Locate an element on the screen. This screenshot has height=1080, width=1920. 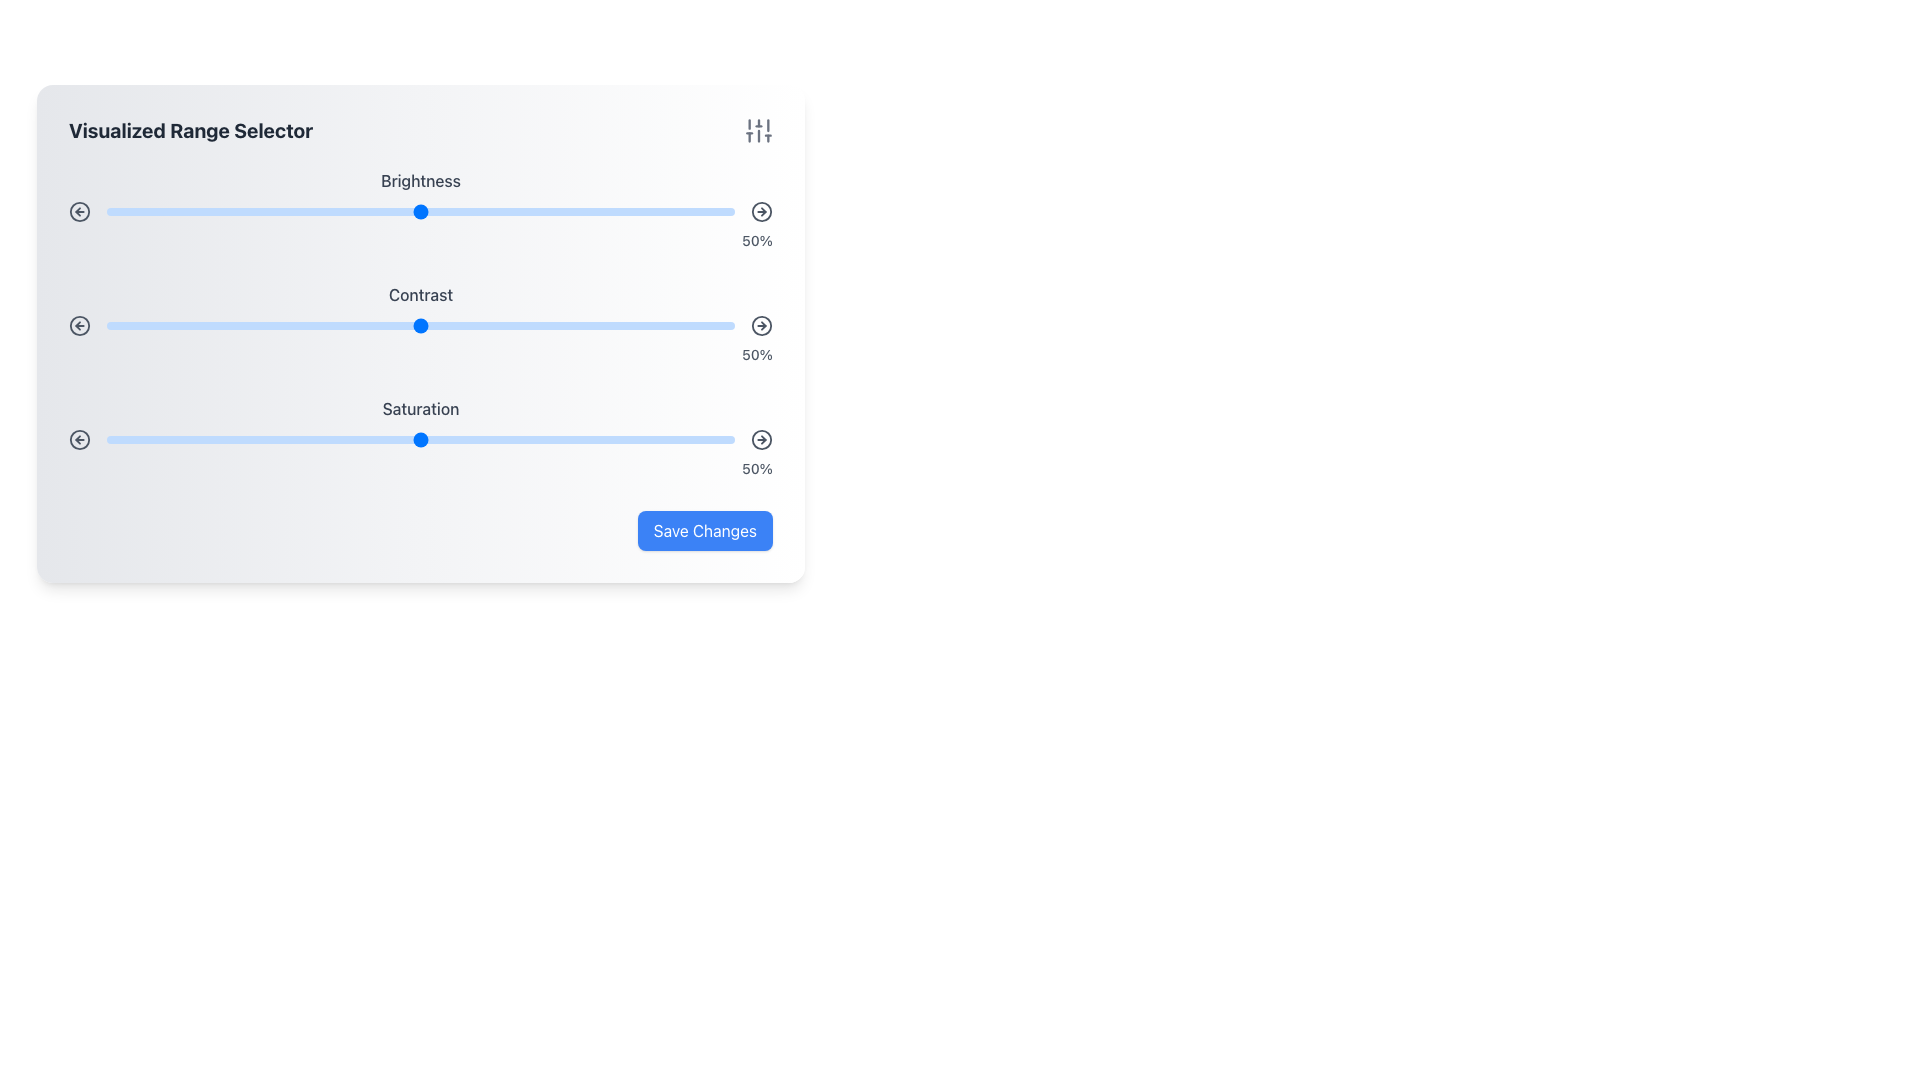
the brightness is located at coordinates (182, 212).